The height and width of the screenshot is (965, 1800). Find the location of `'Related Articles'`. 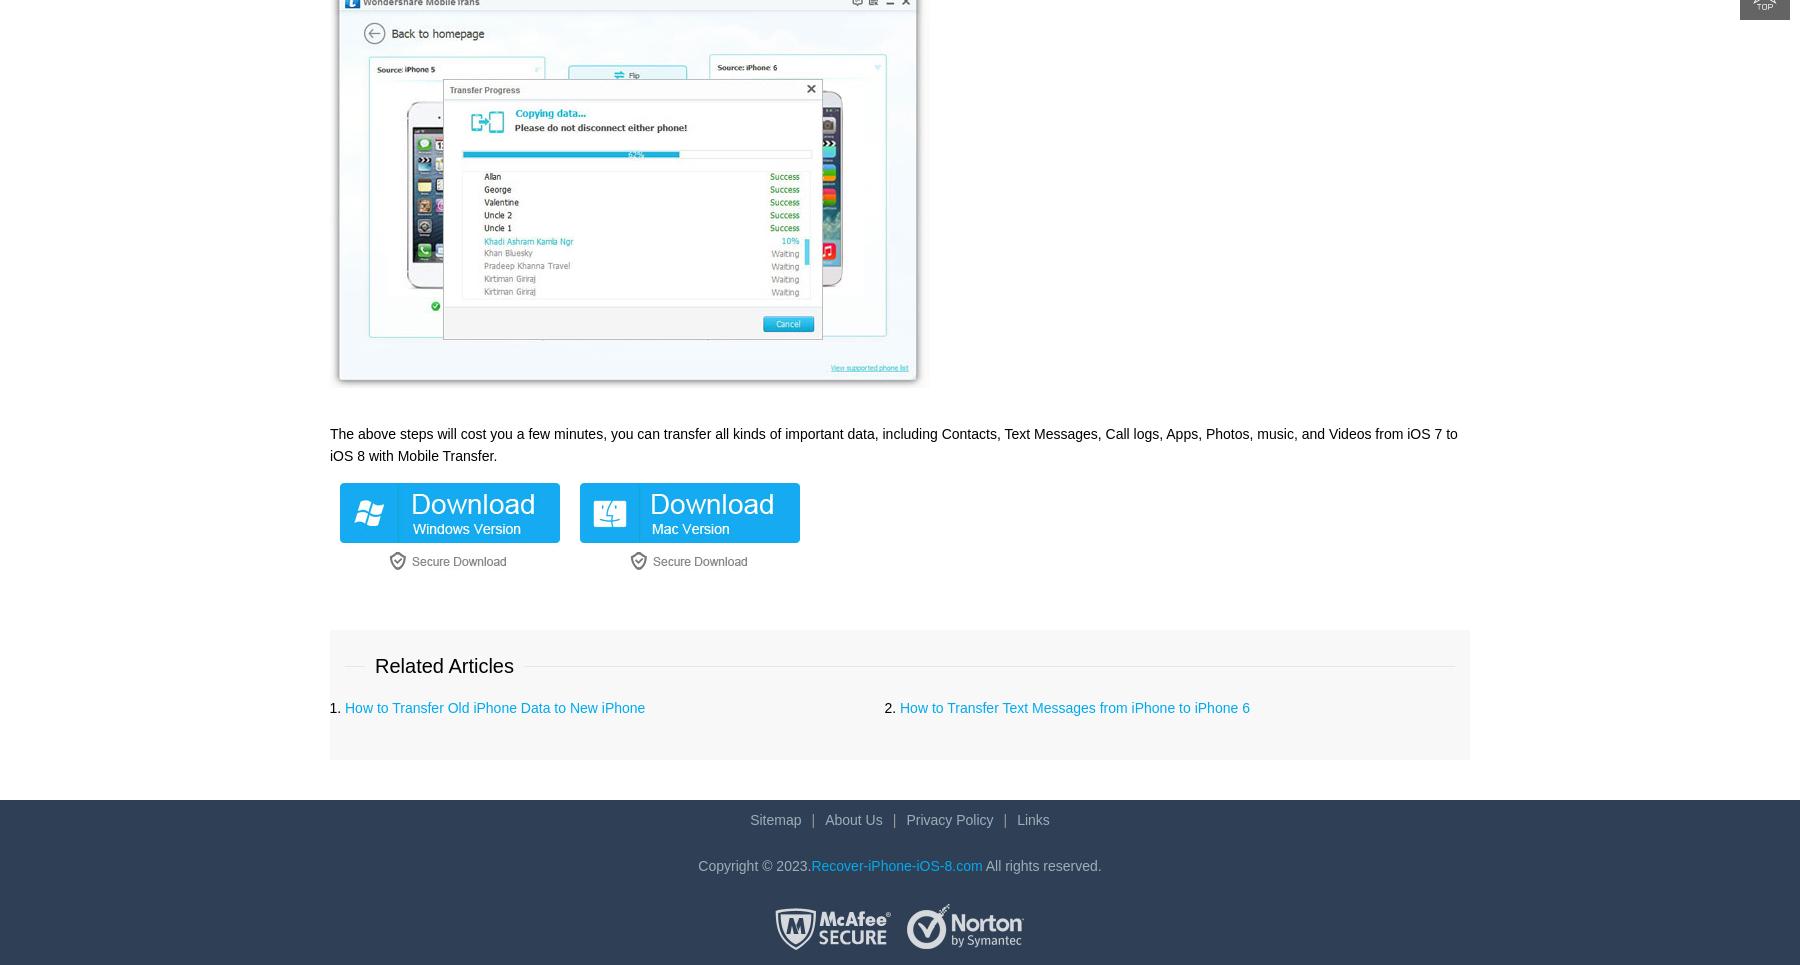

'Related Articles' is located at coordinates (444, 664).